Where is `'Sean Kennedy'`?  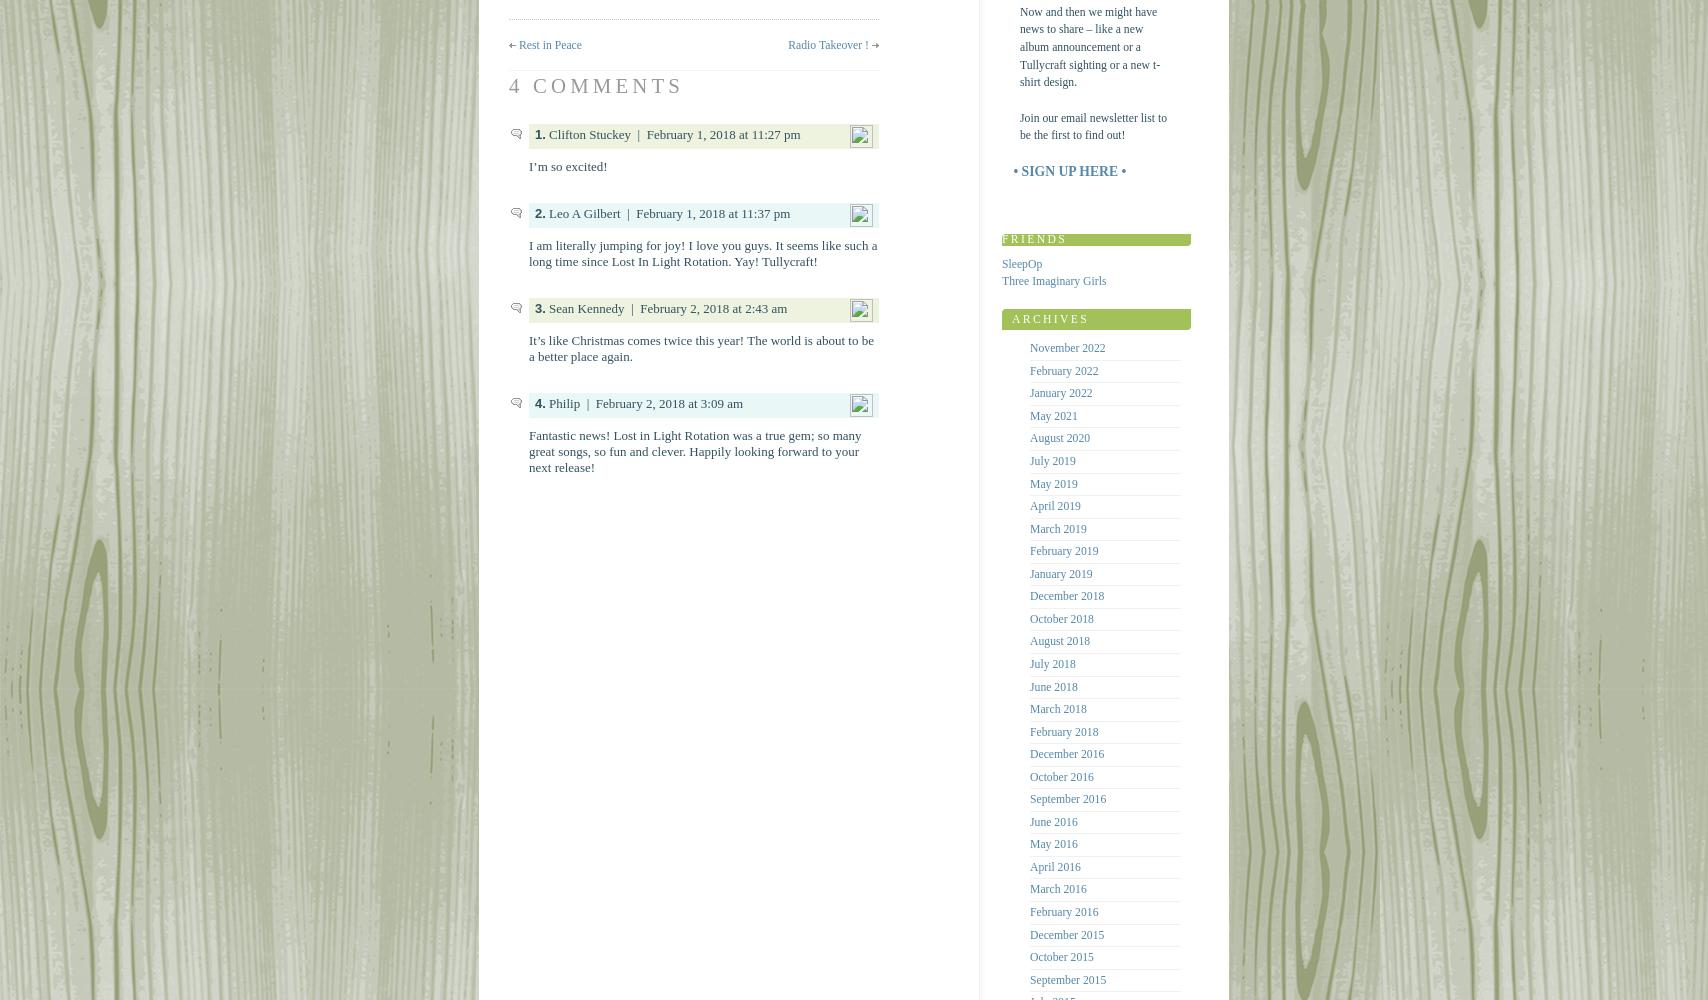
'Sean Kennedy' is located at coordinates (548, 308).